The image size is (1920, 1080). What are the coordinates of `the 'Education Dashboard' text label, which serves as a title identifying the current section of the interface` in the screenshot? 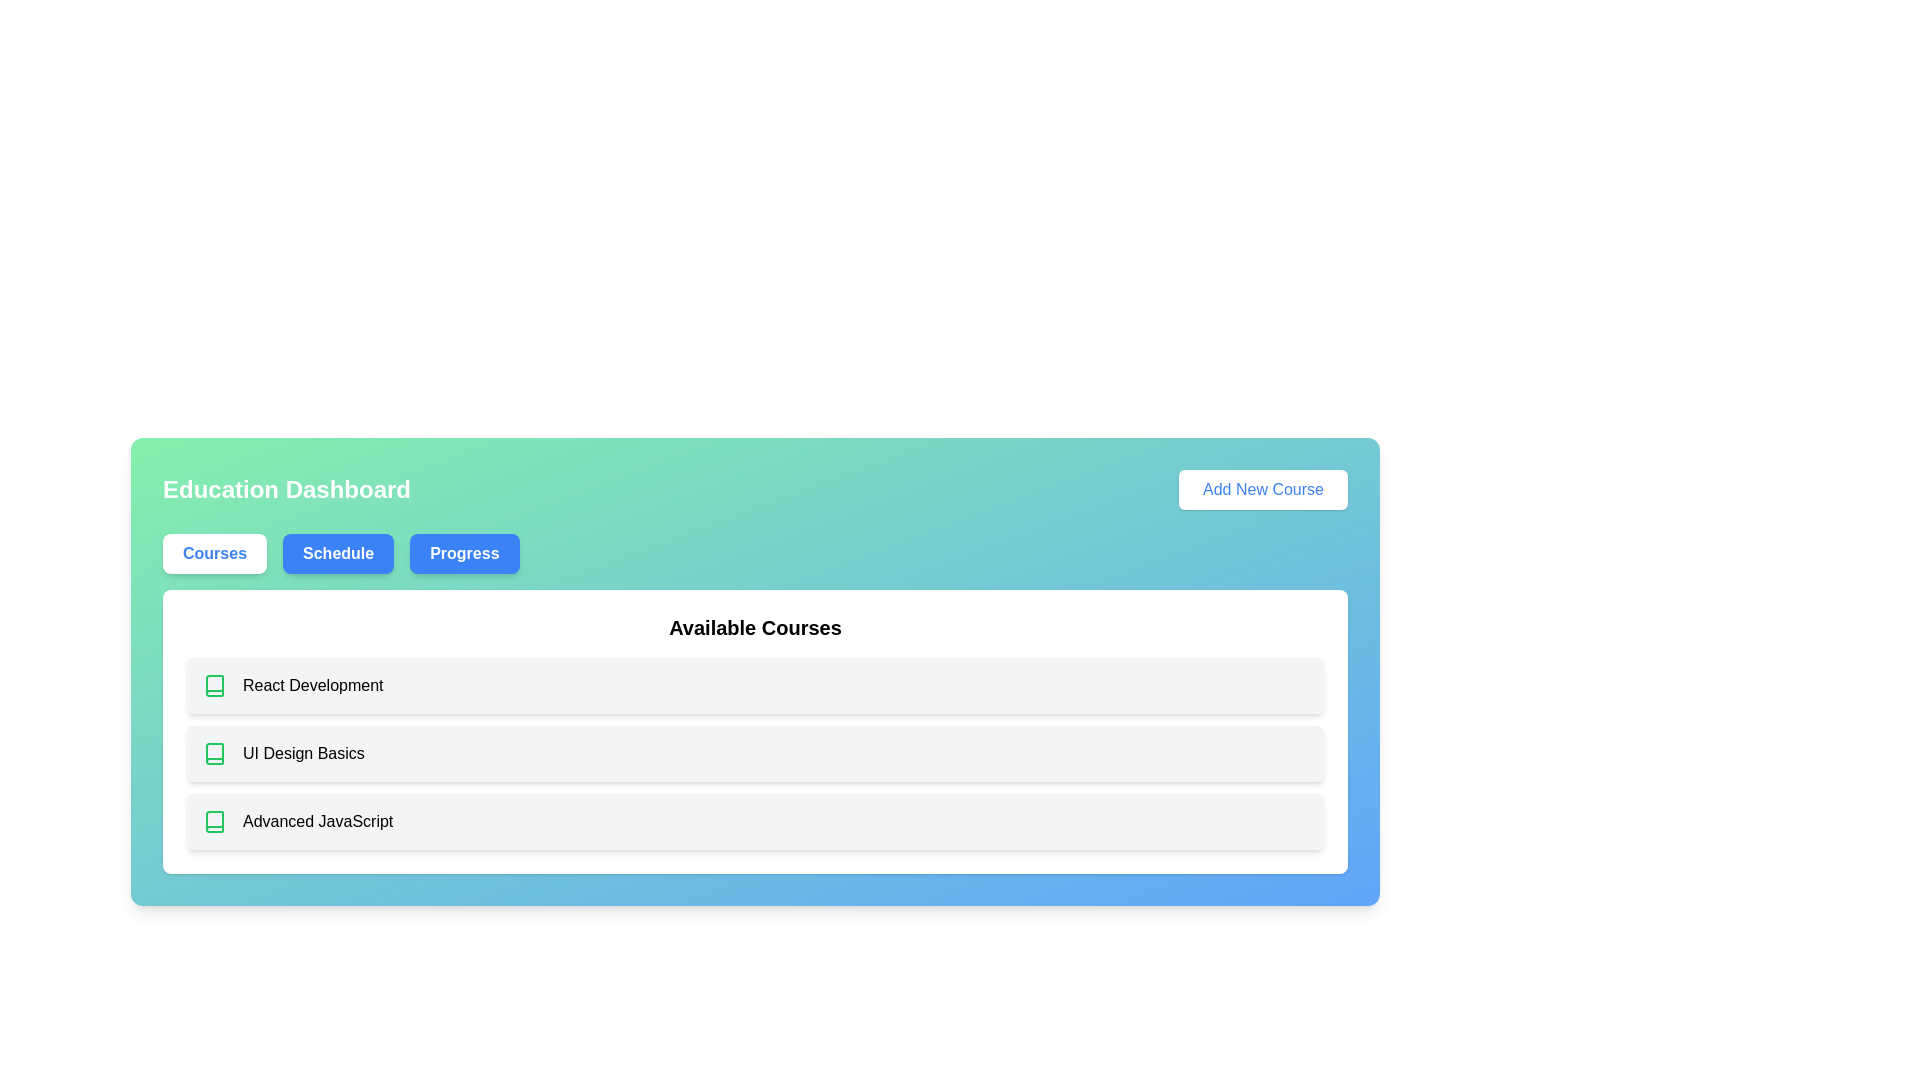 It's located at (286, 489).